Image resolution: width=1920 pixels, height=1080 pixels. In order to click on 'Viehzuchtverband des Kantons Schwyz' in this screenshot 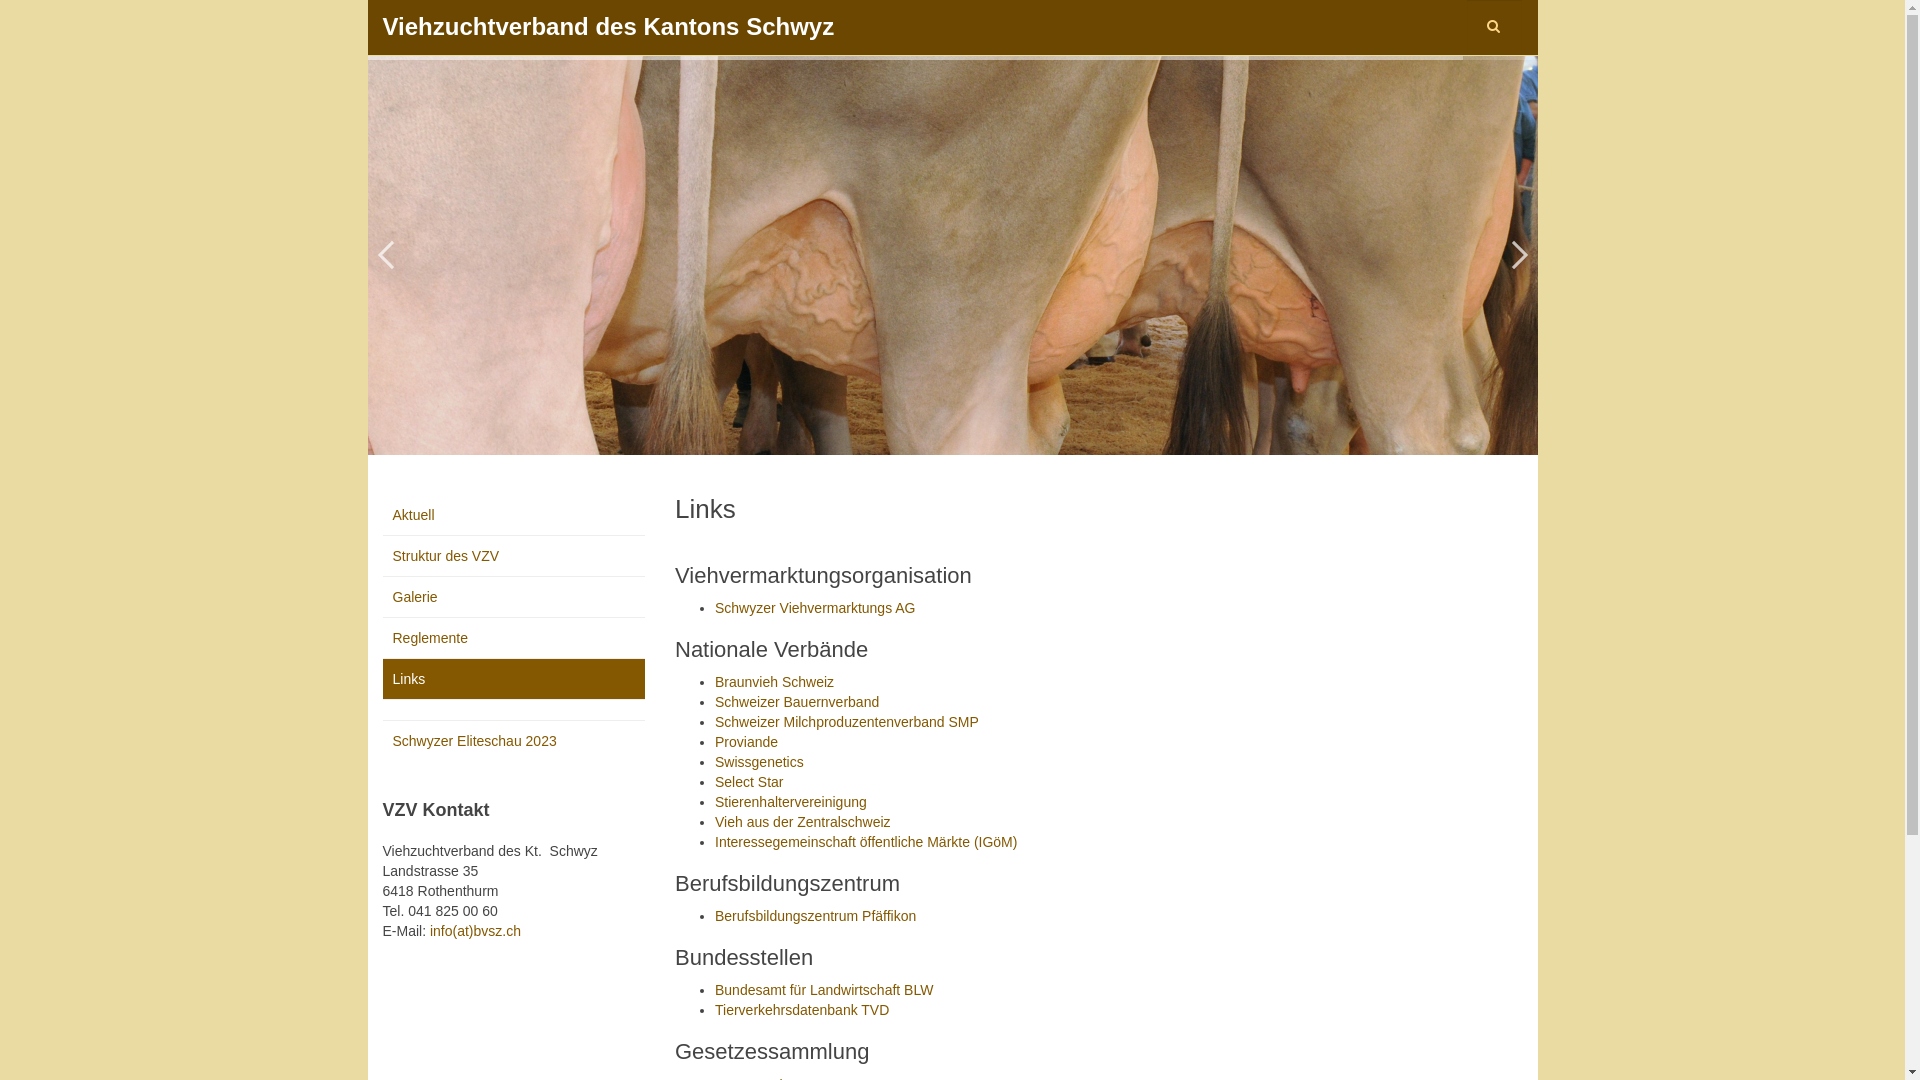, I will do `click(607, 19)`.